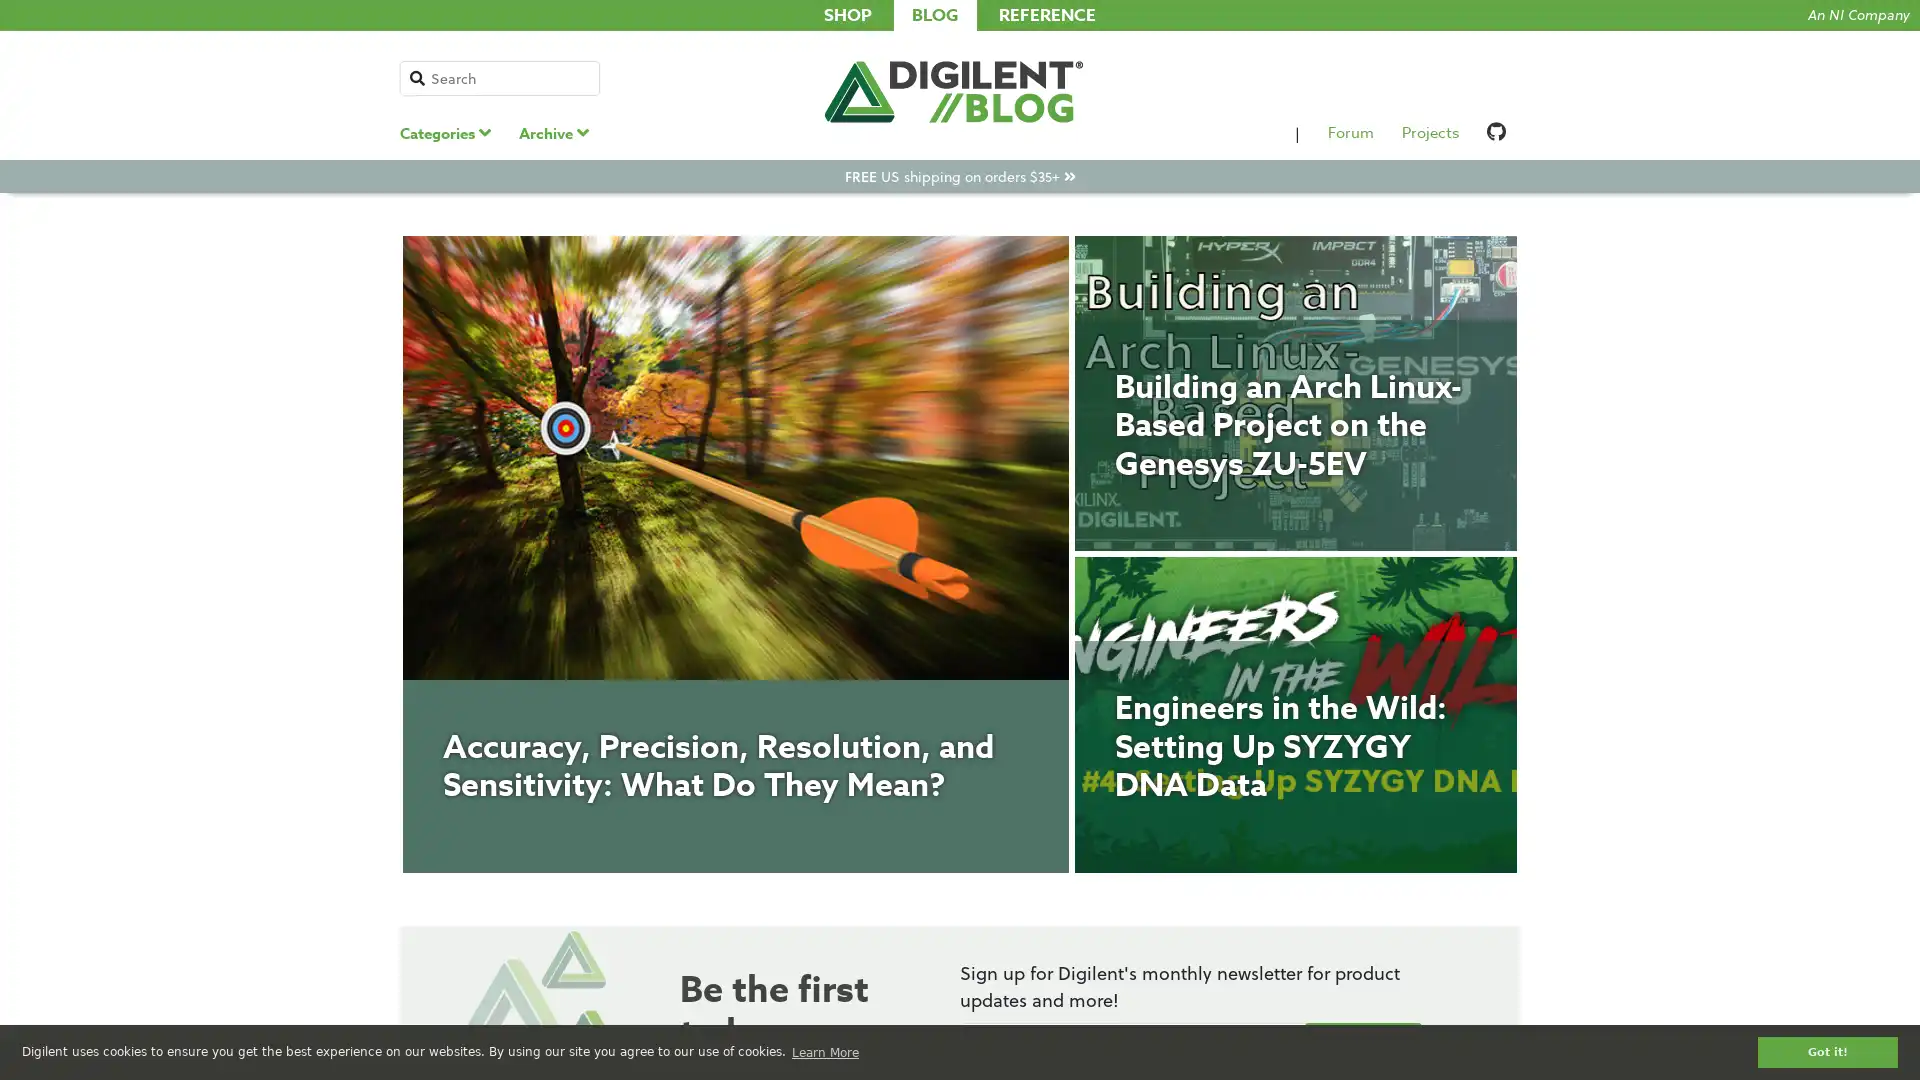  Describe the element at coordinates (1828, 1051) in the screenshot. I see `dismiss cookie message` at that location.